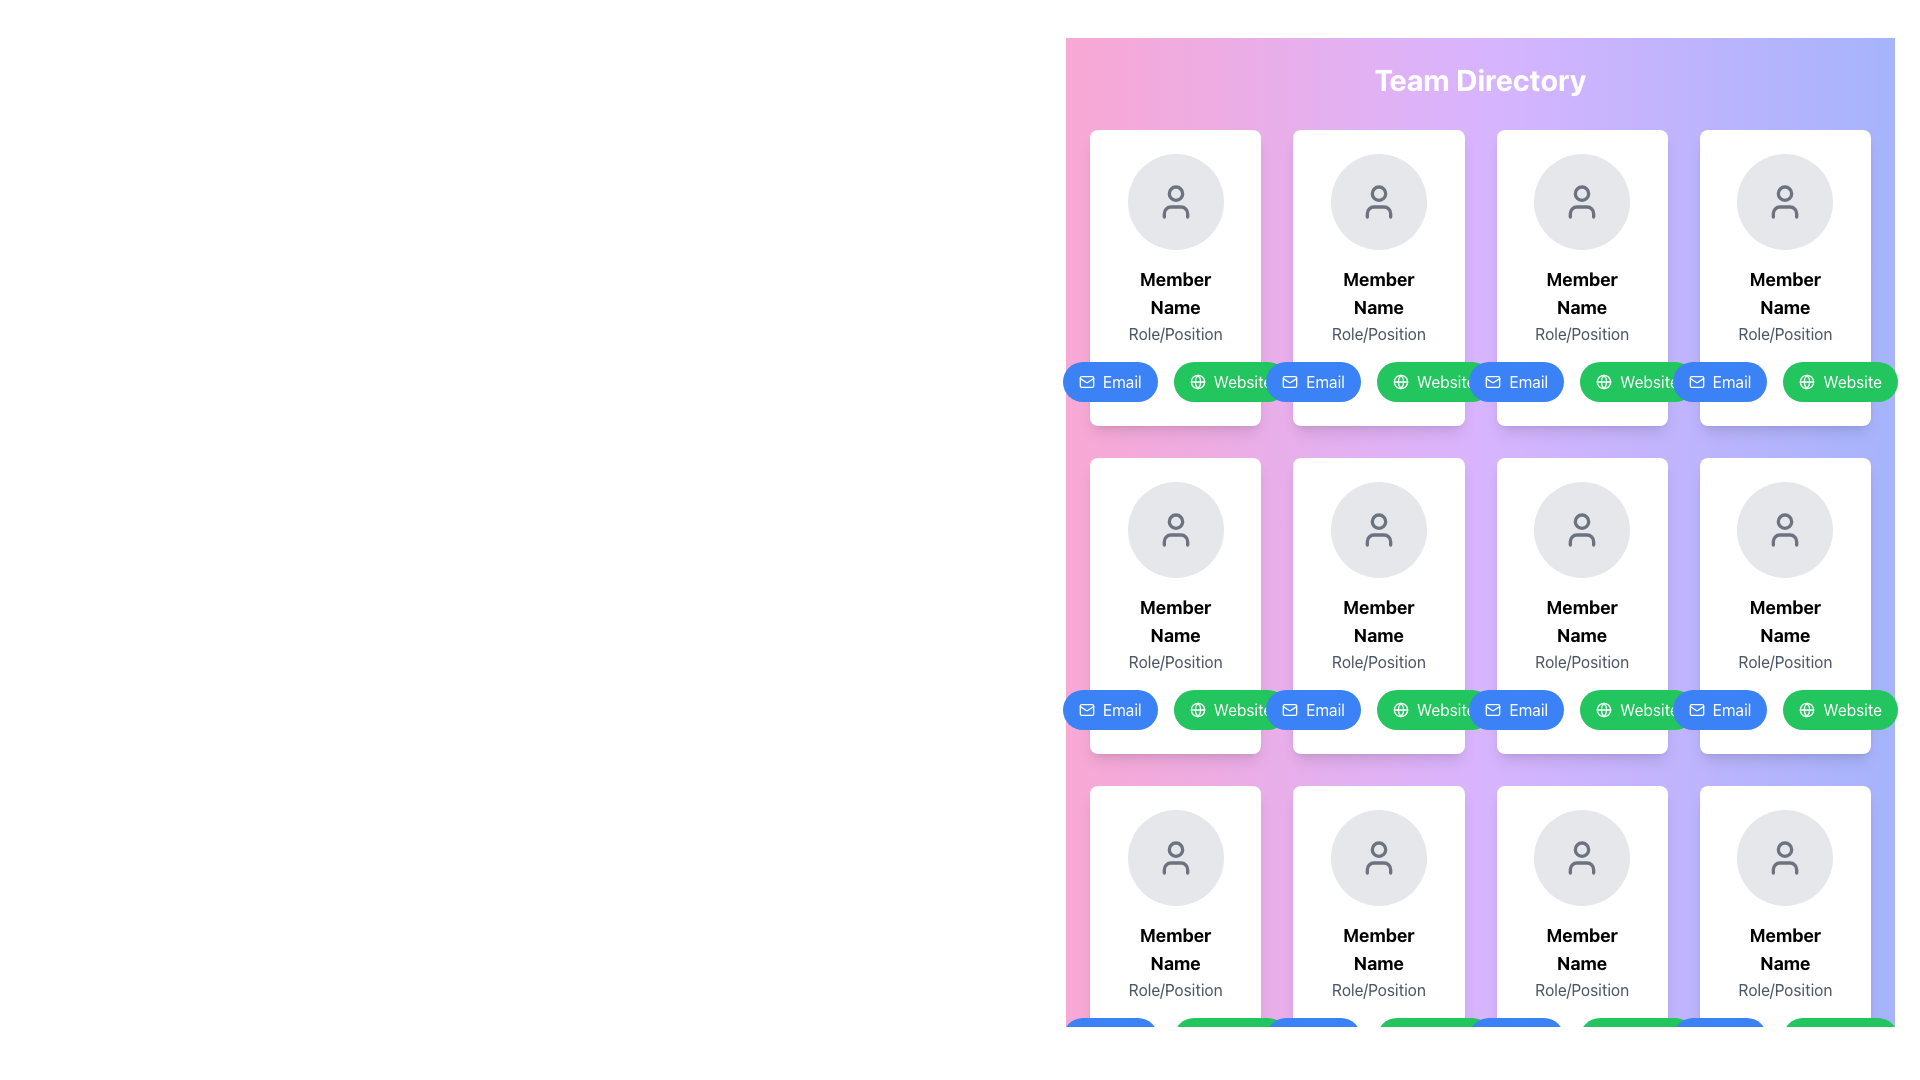  What do you see at coordinates (1377, 856) in the screenshot?
I see `the circular profile placeholder with a gray background and user icon located in the middle section of the profile card in the last row, third column of the team directory grid layout` at bounding box center [1377, 856].